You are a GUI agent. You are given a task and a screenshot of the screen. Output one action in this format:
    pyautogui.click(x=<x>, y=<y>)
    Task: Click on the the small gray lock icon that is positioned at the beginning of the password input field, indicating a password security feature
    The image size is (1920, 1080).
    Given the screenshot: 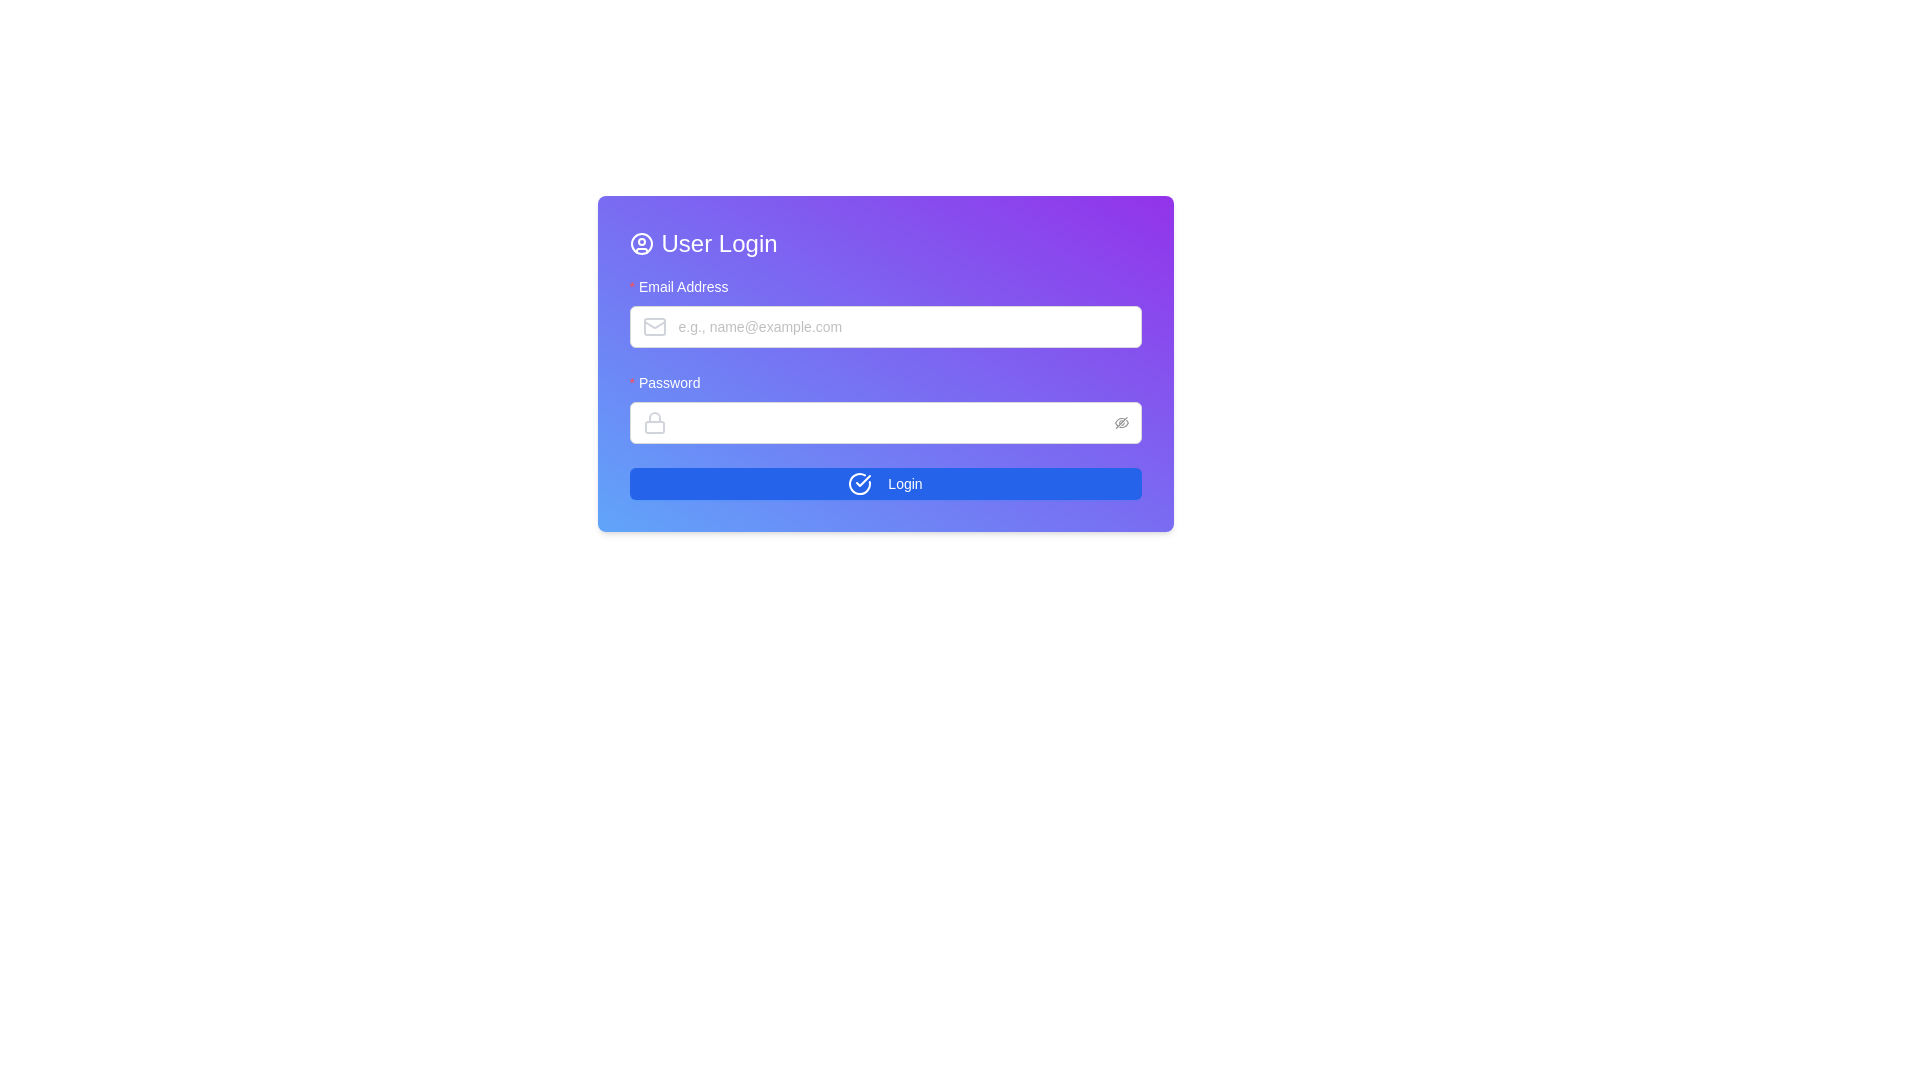 What is the action you would take?
    pyautogui.click(x=658, y=422)
    